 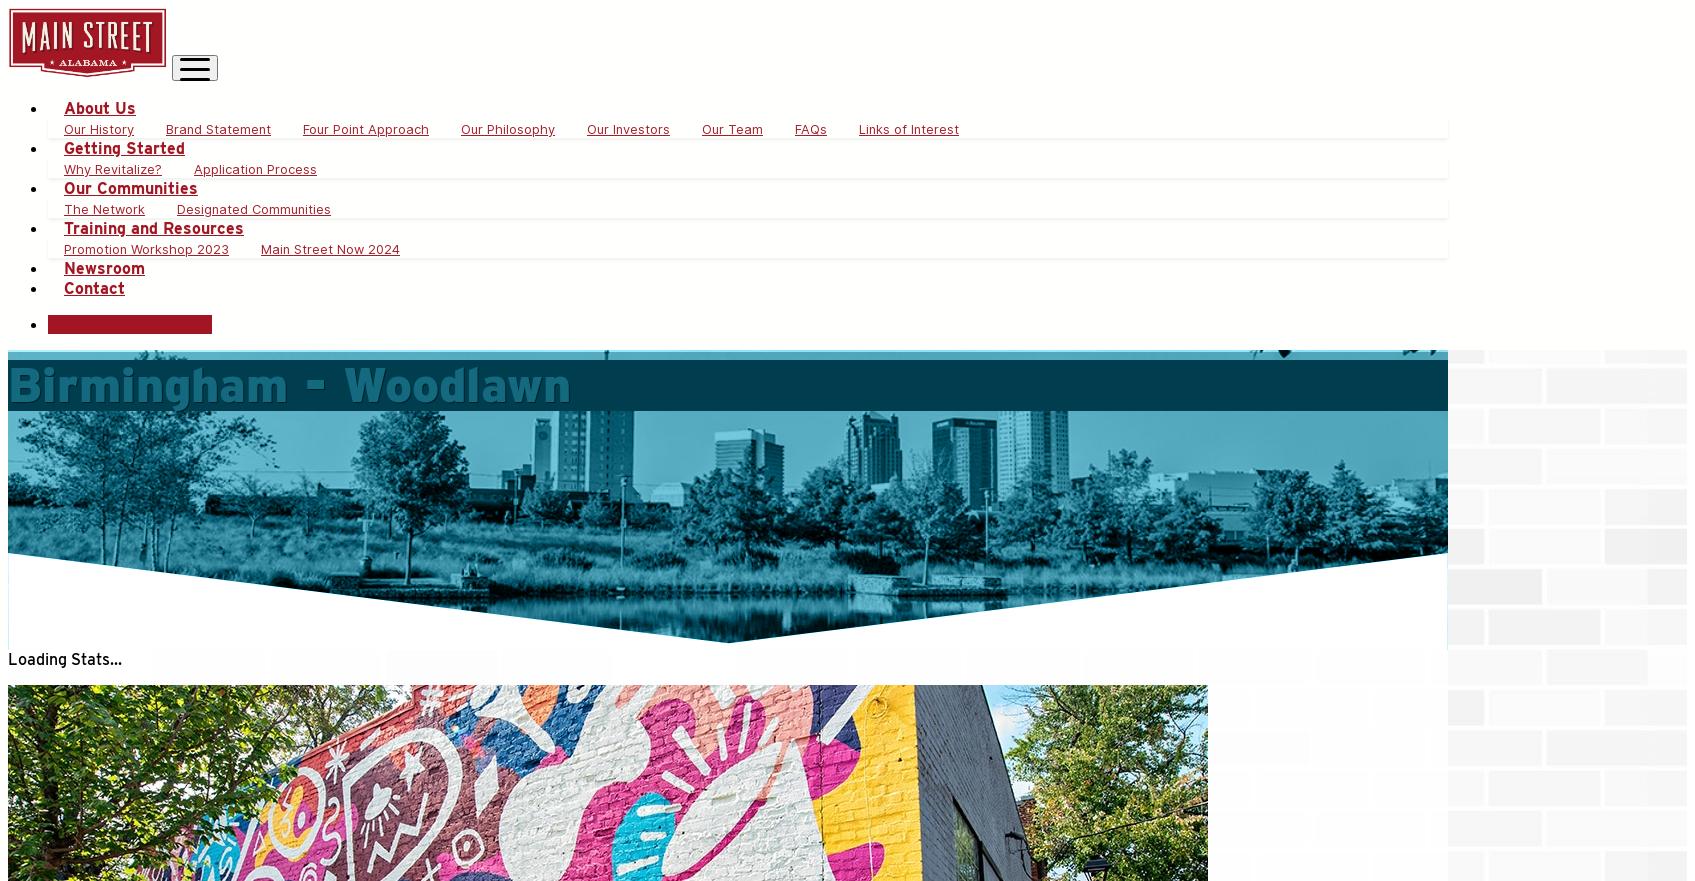 I want to click on 'Our Philosophy', so click(x=506, y=129).